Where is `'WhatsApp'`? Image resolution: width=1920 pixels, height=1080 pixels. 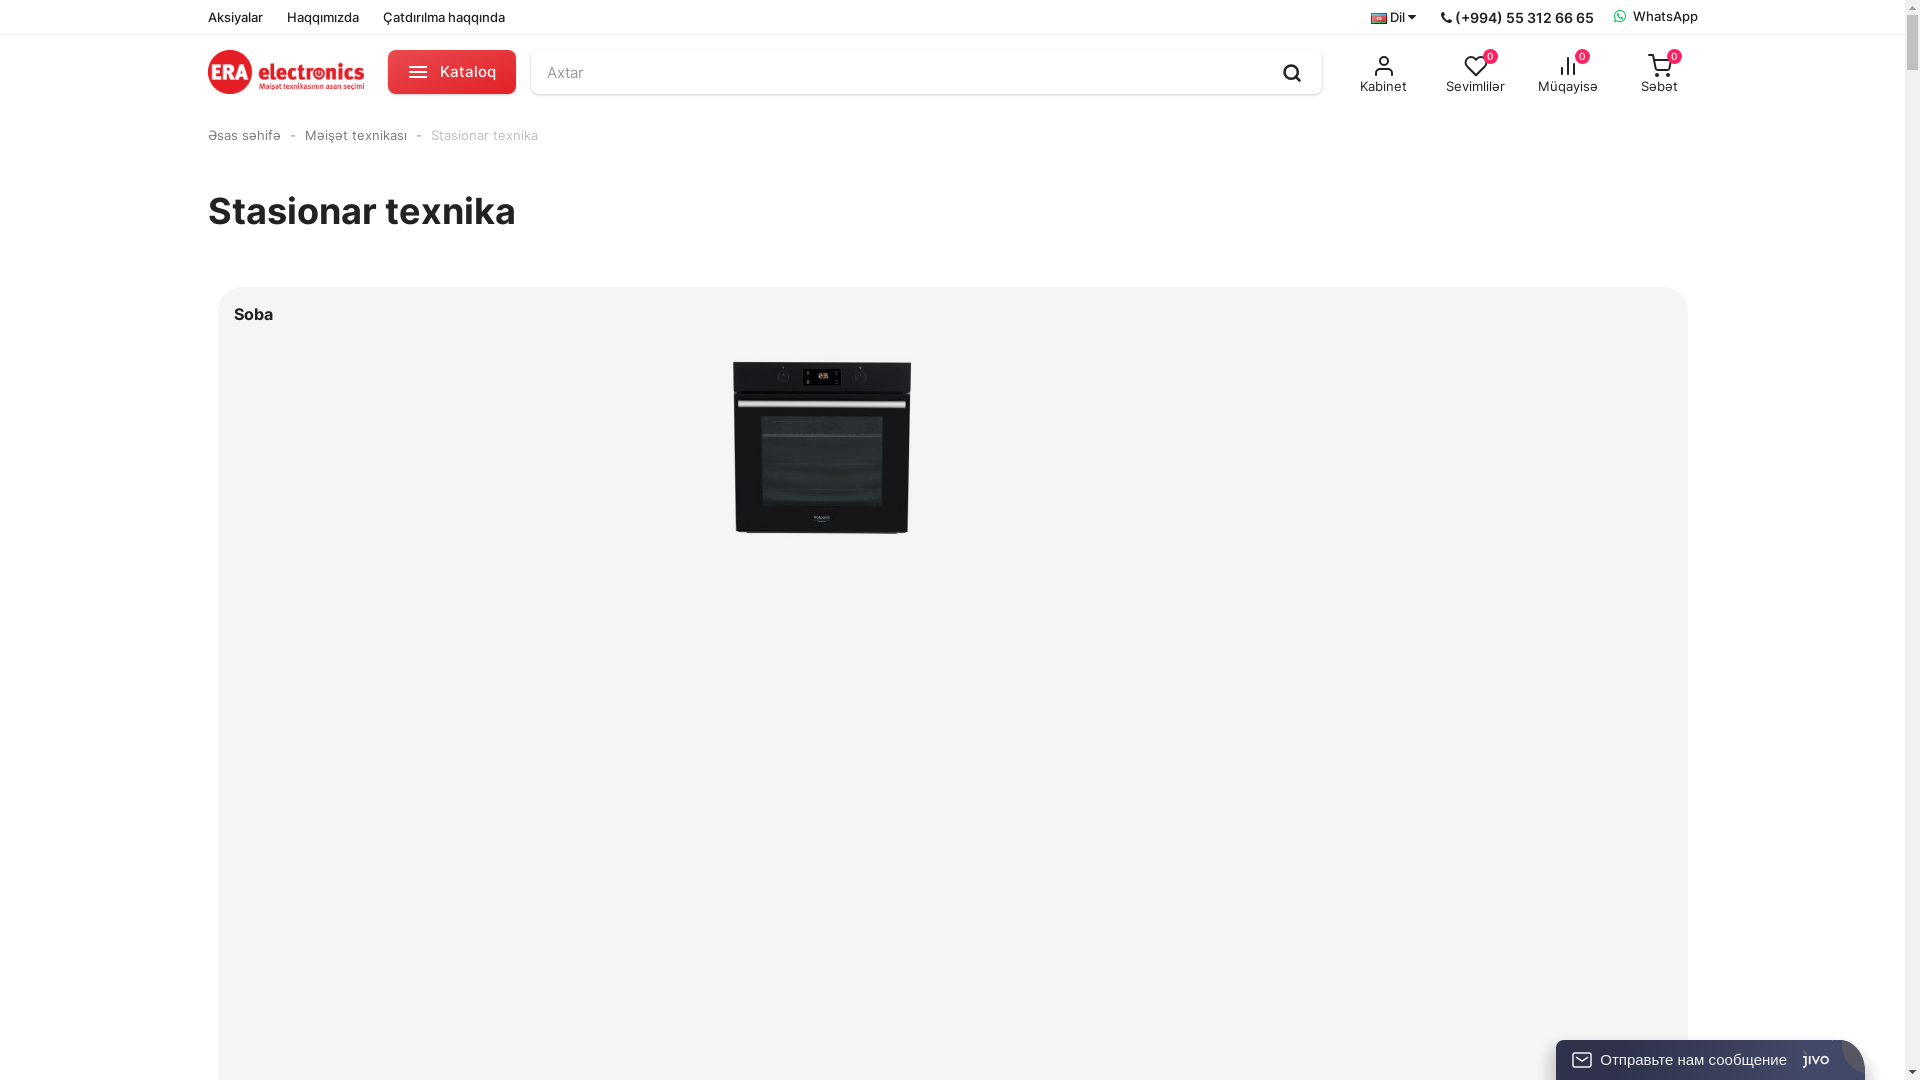 'WhatsApp' is located at coordinates (1656, 16).